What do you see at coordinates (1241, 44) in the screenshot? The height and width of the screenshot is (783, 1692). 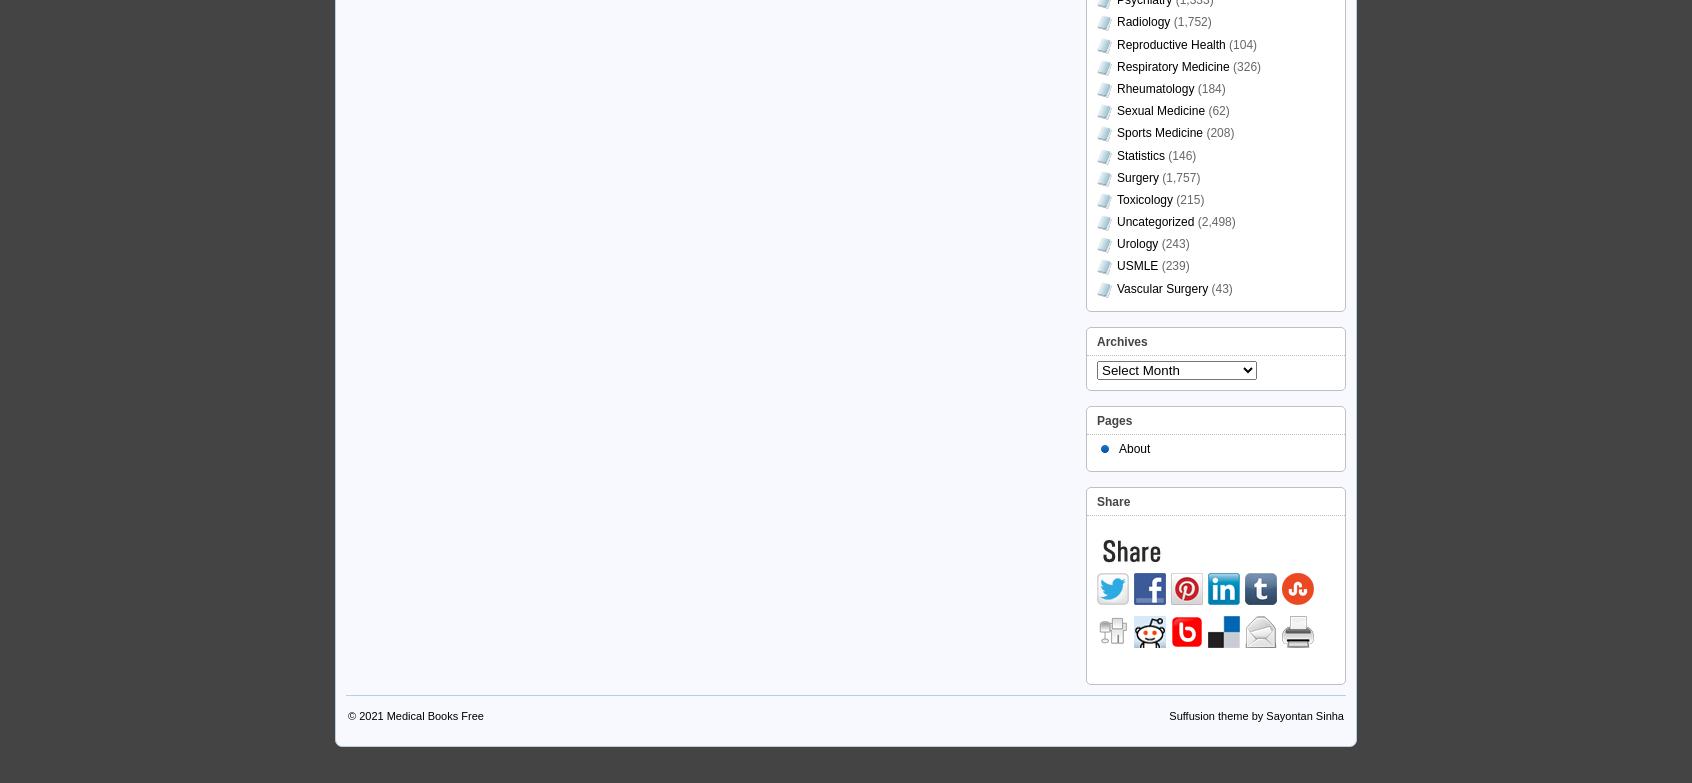 I see `'(104)'` at bounding box center [1241, 44].